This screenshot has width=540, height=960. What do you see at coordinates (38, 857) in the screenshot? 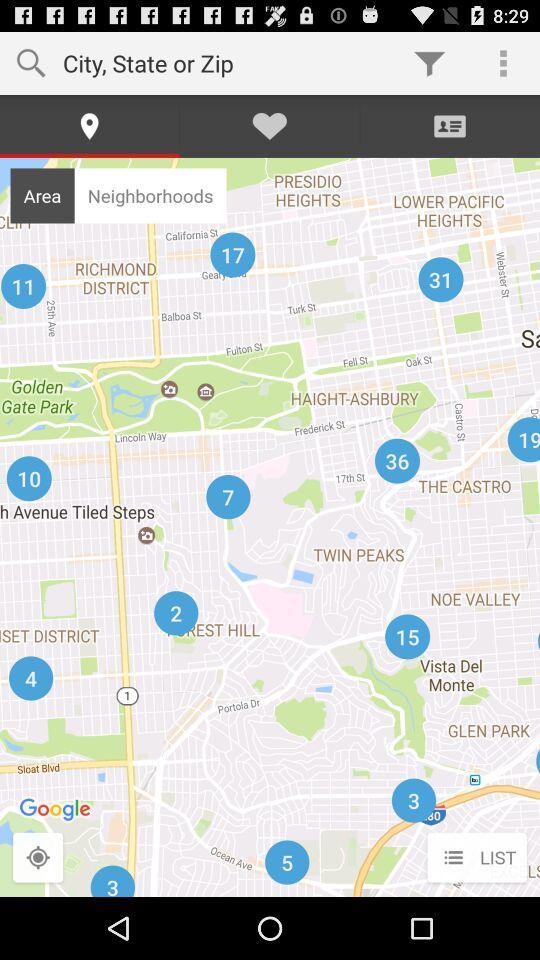
I see `lucation` at bounding box center [38, 857].